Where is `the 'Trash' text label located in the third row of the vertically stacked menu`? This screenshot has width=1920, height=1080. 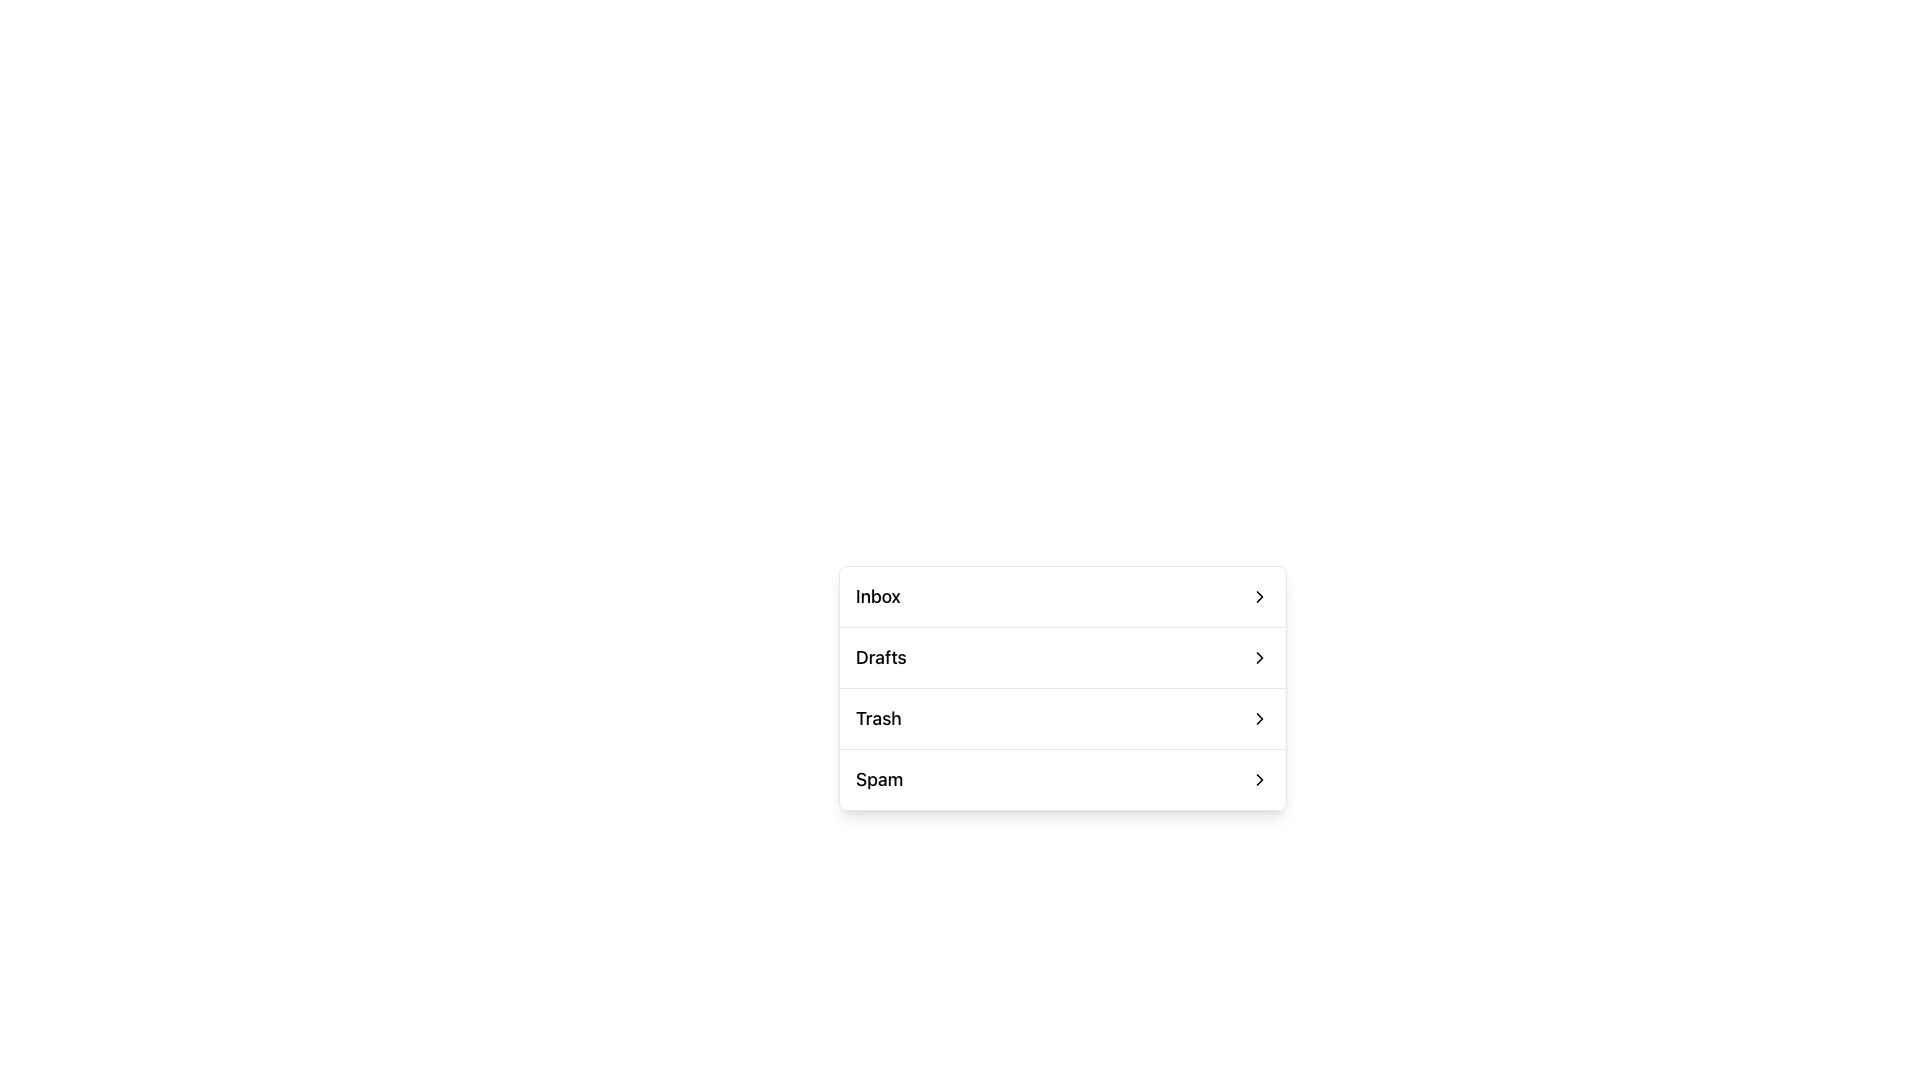
the 'Trash' text label located in the third row of the vertically stacked menu is located at coordinates (878, 717).